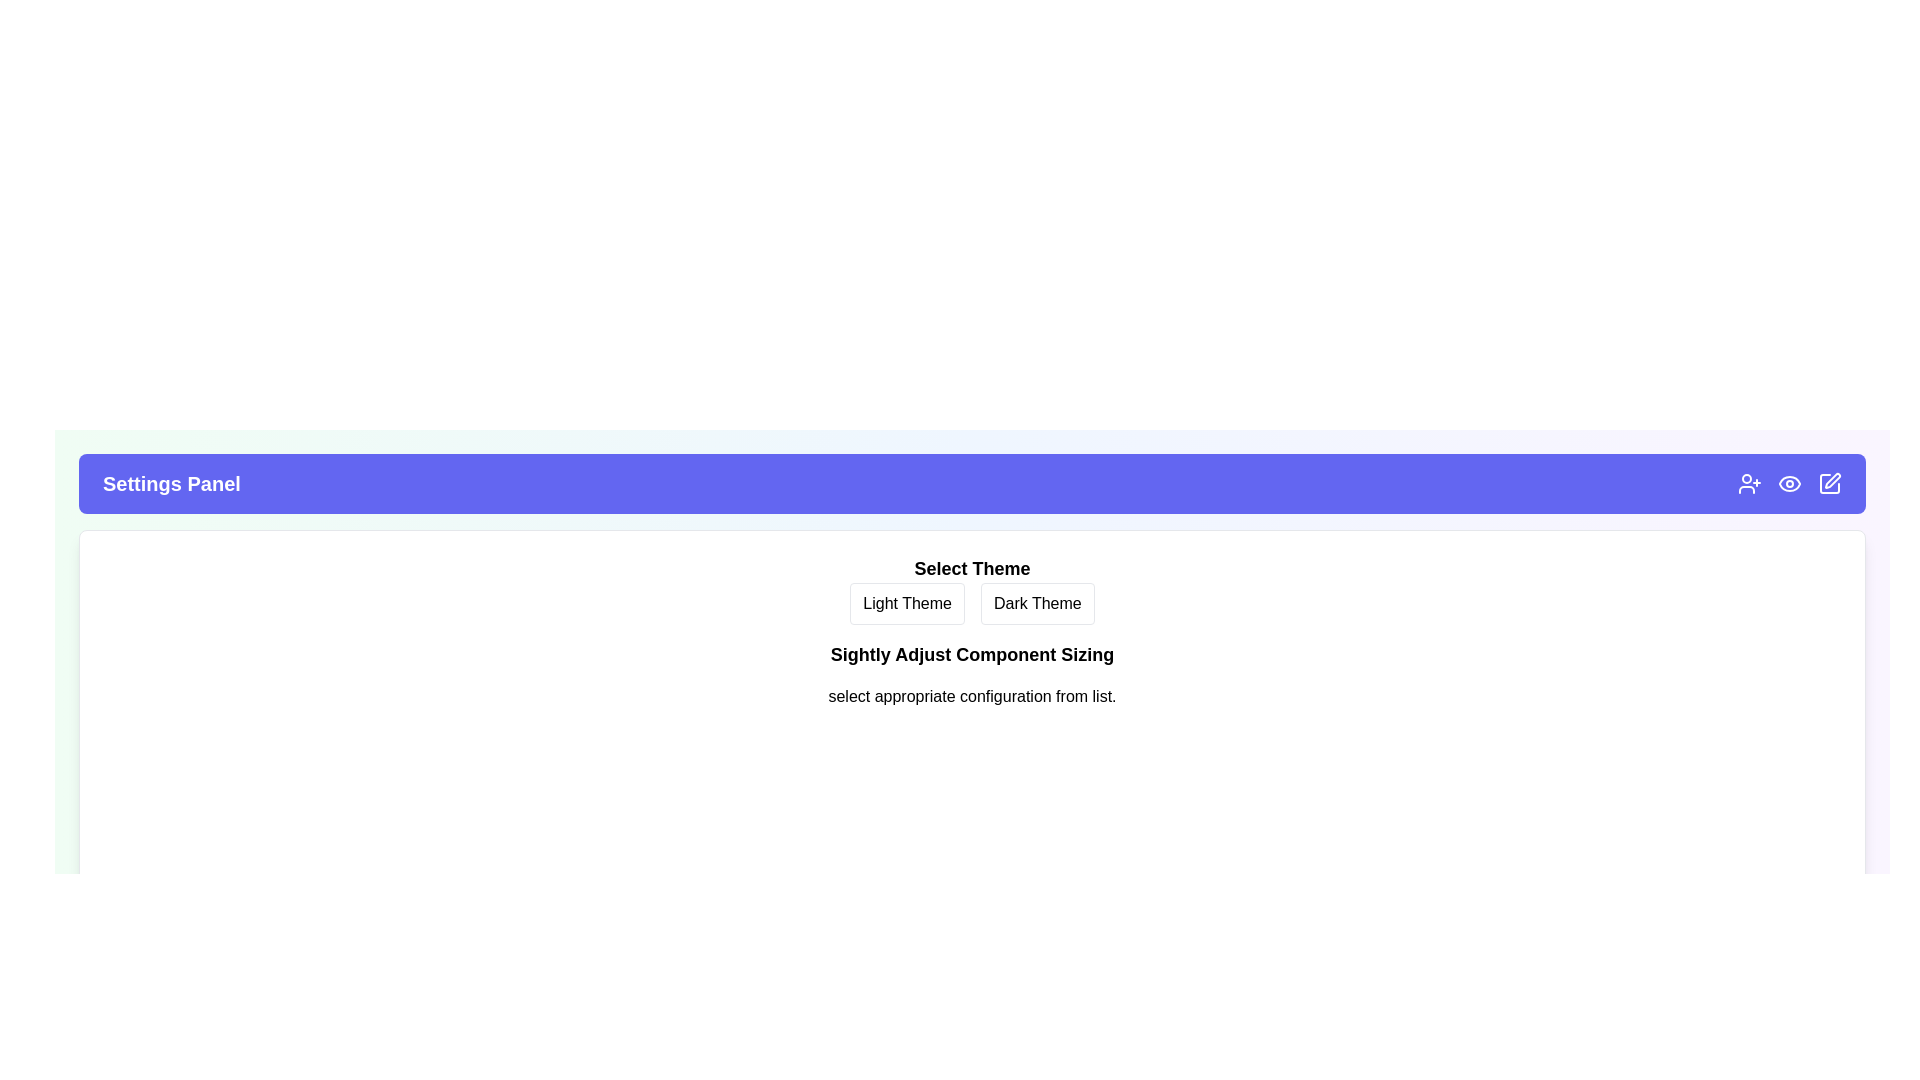 This screenshot has height=1080, width=1920. Describe the element at coordinates (1833, 481) in the screenshot. I see `the graphic icon resembling a pen within a square located in the toolbar area, as it may trigger an action` at that location.